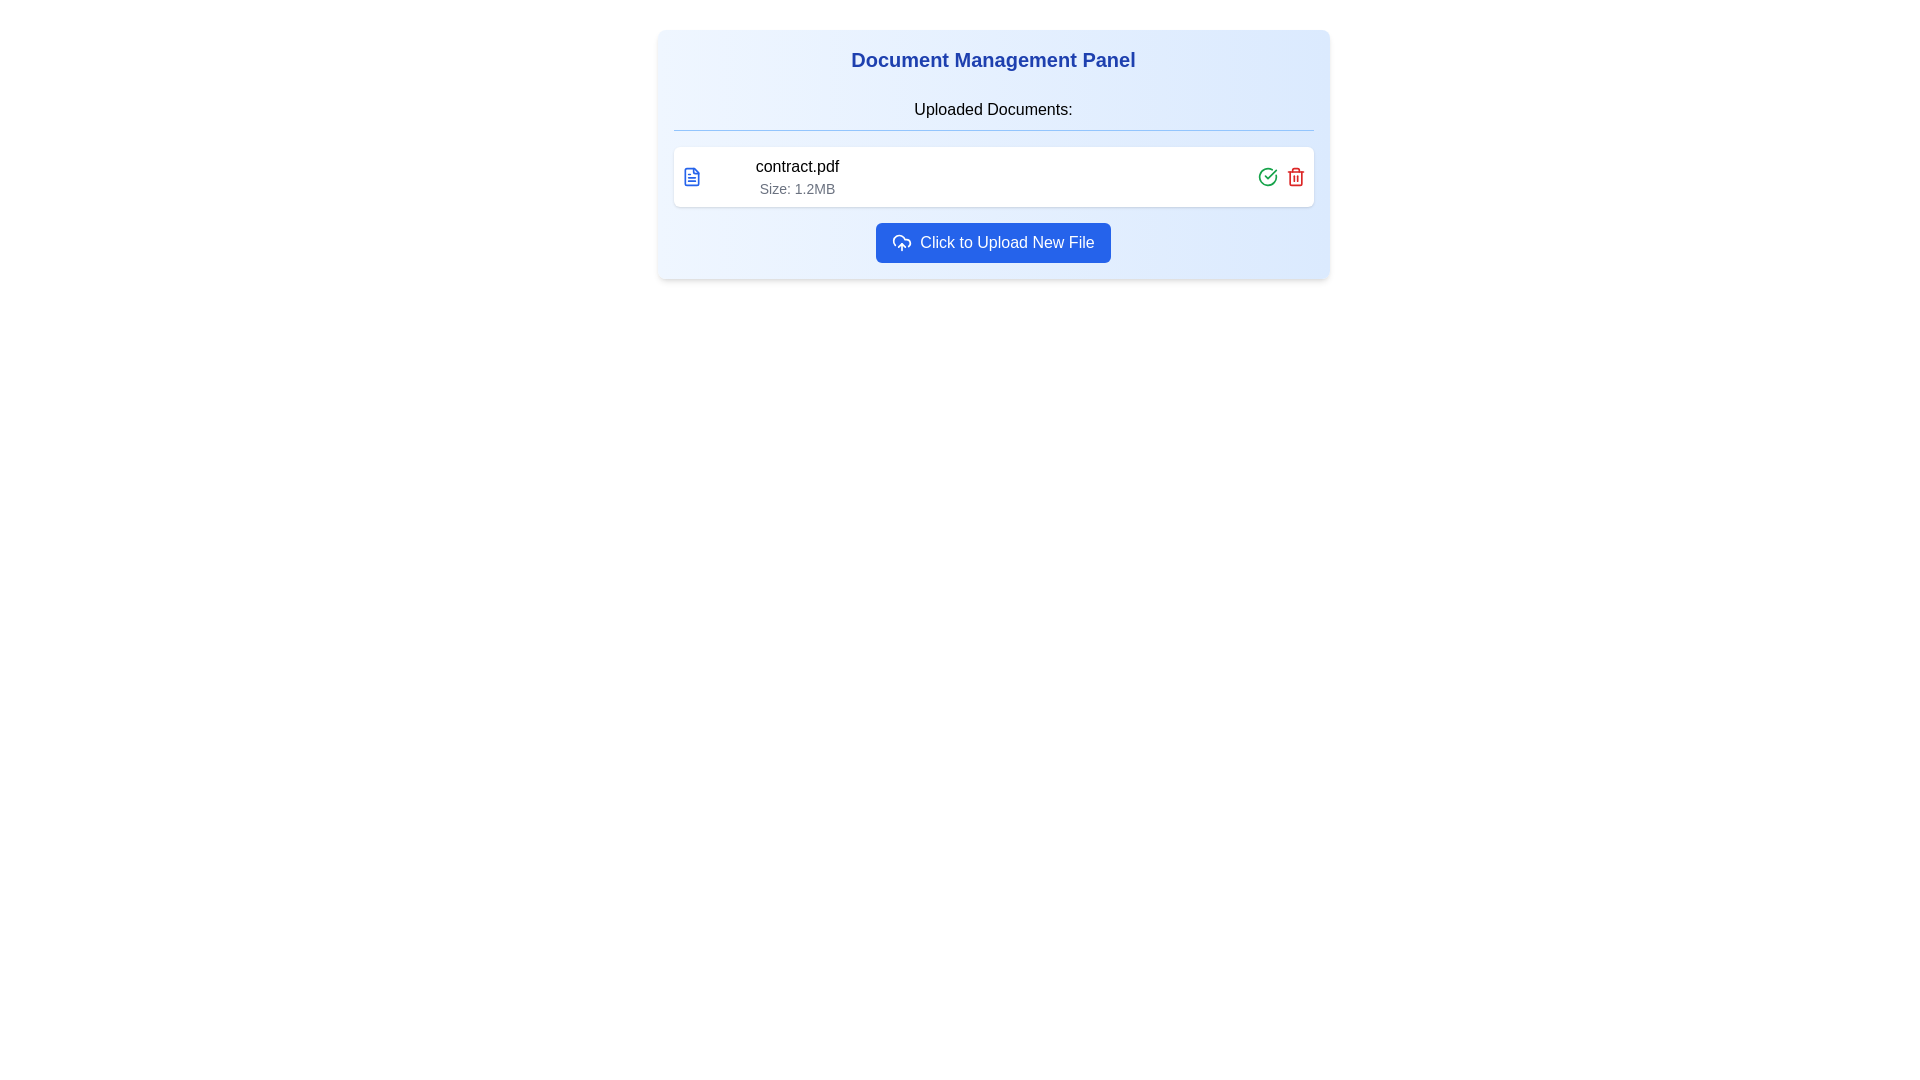  I want to click on the green icon in the action panel located at the top-right corner of the document details panel to confirm the action related to 'contract.pdf', so click(1281, 176).